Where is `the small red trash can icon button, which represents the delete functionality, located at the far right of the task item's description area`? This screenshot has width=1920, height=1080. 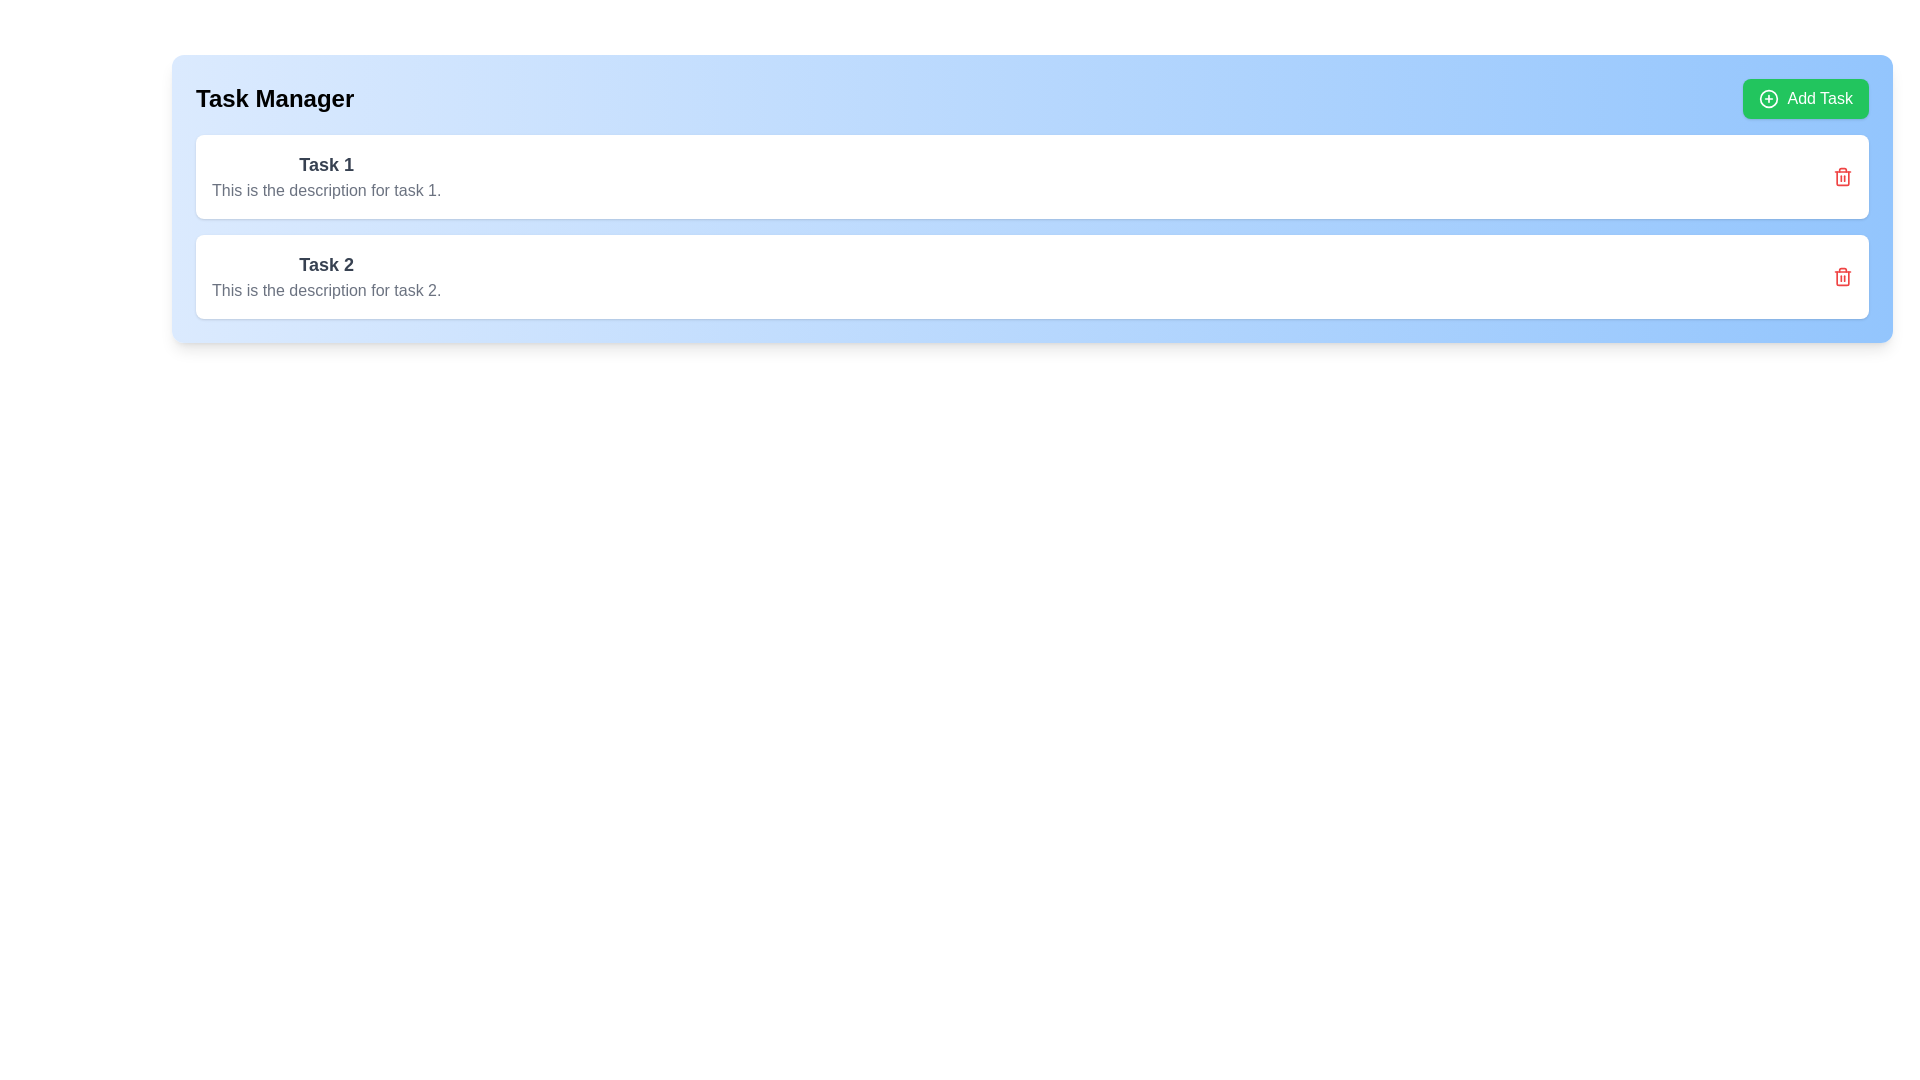 the small red trash can icon button, which represents the delete functionality, located at the far right of the task item's description area is located at coordinates (1842, 176).